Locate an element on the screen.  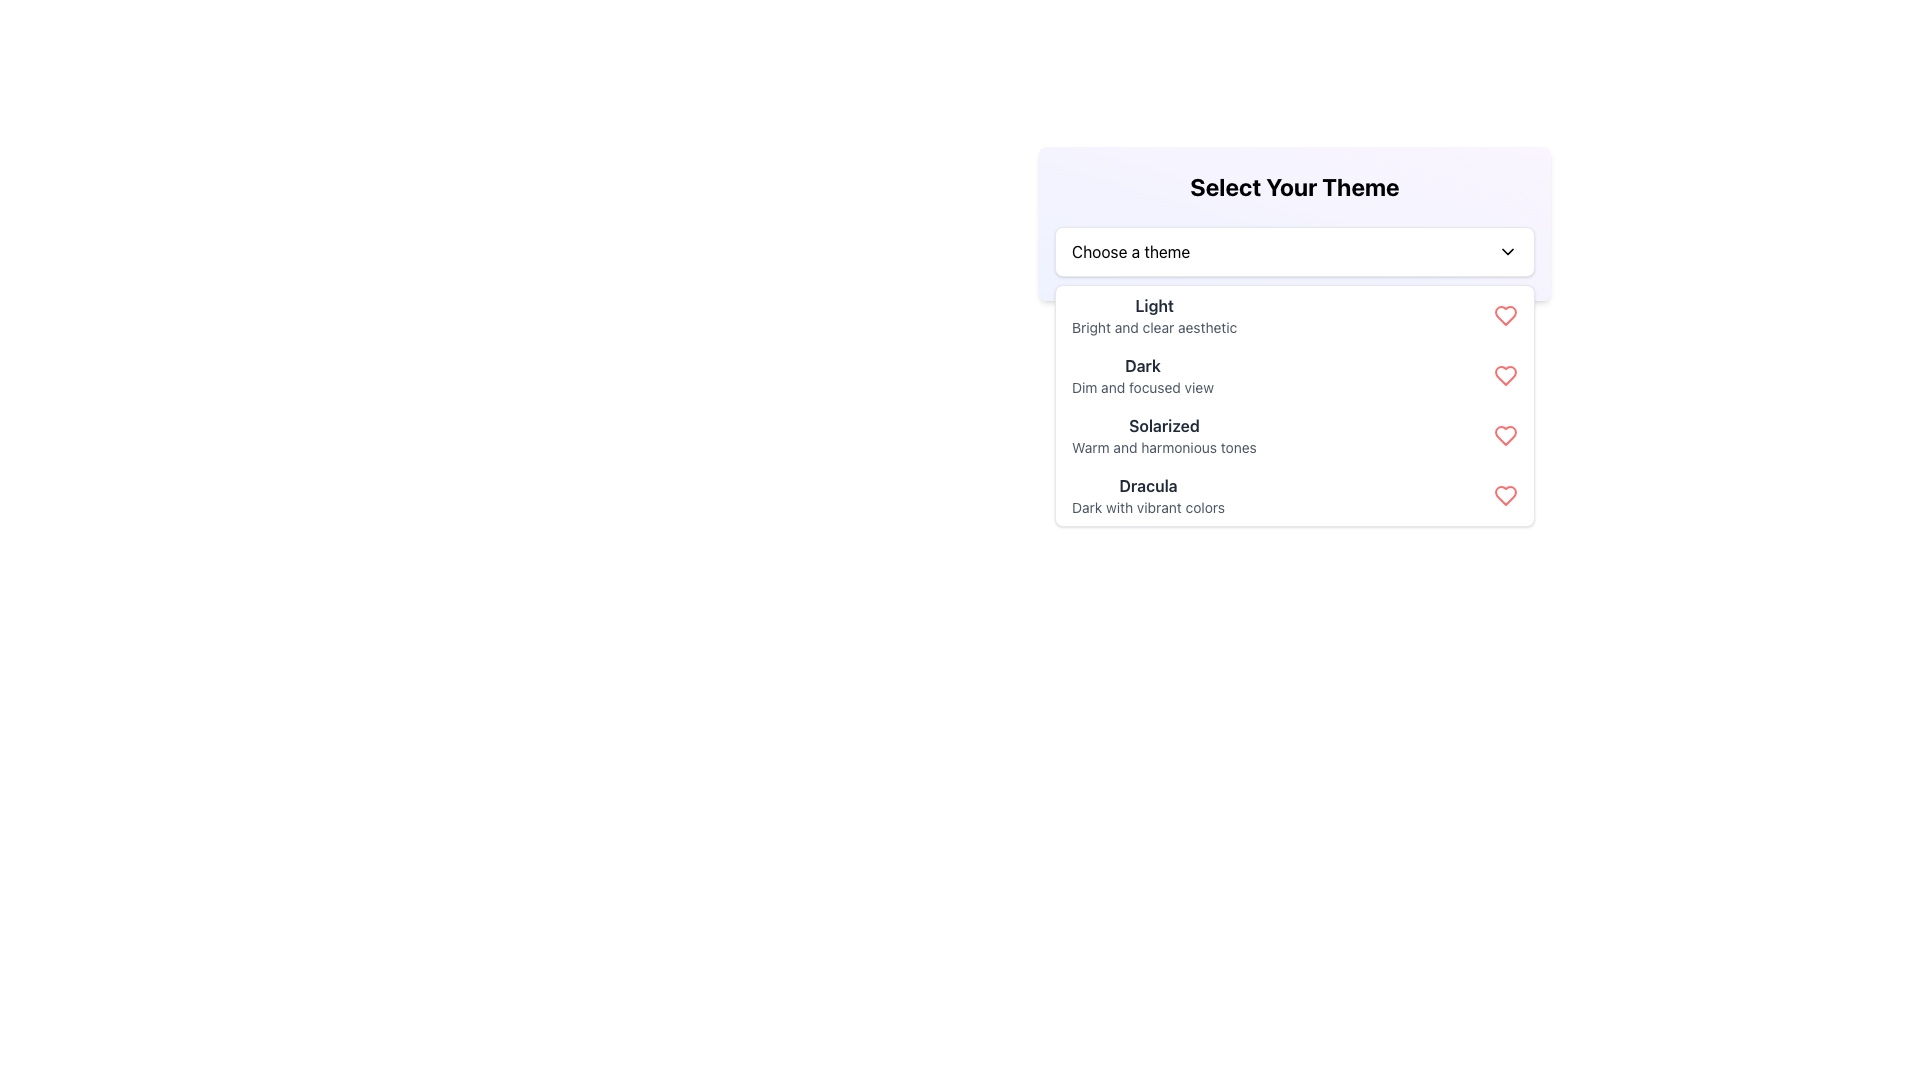
the 'Light' theme title text label in the theme selection dropdown, which visually distinguishes the option among others like 'Dark', 'Solarized', and 'Dracula' is located at coordinates (1154, 305).